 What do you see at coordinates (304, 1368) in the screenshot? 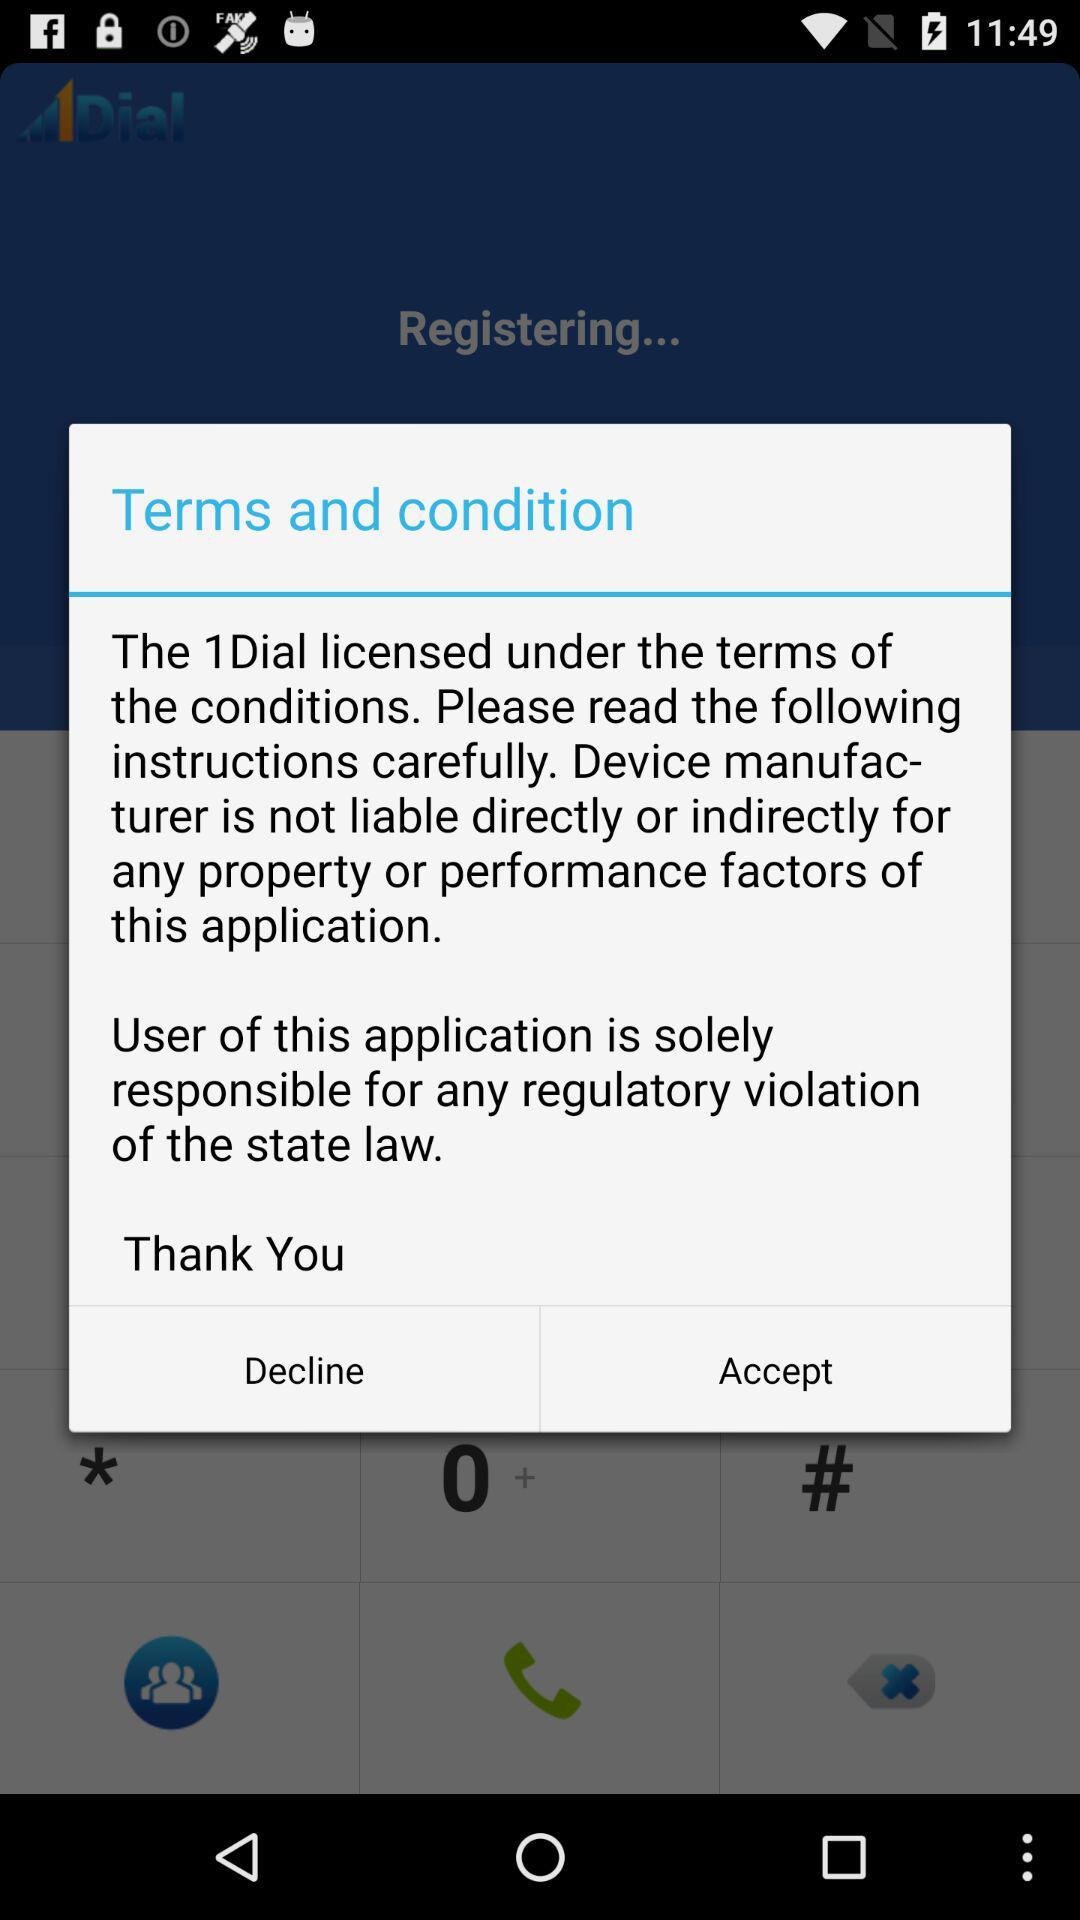
I see `the decline item` at bounding box center [304, 1368].